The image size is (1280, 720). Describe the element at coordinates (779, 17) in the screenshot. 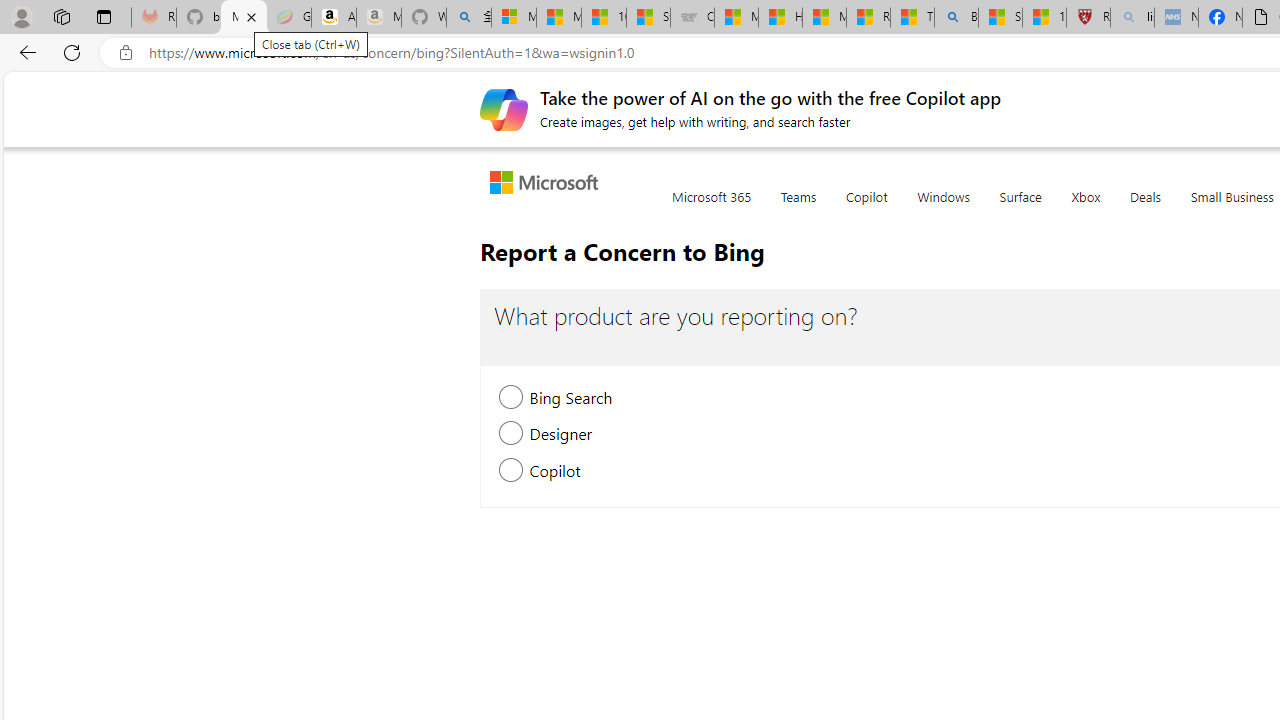

I see `'How I Got Rid of Microsoft Edge'` at that location.